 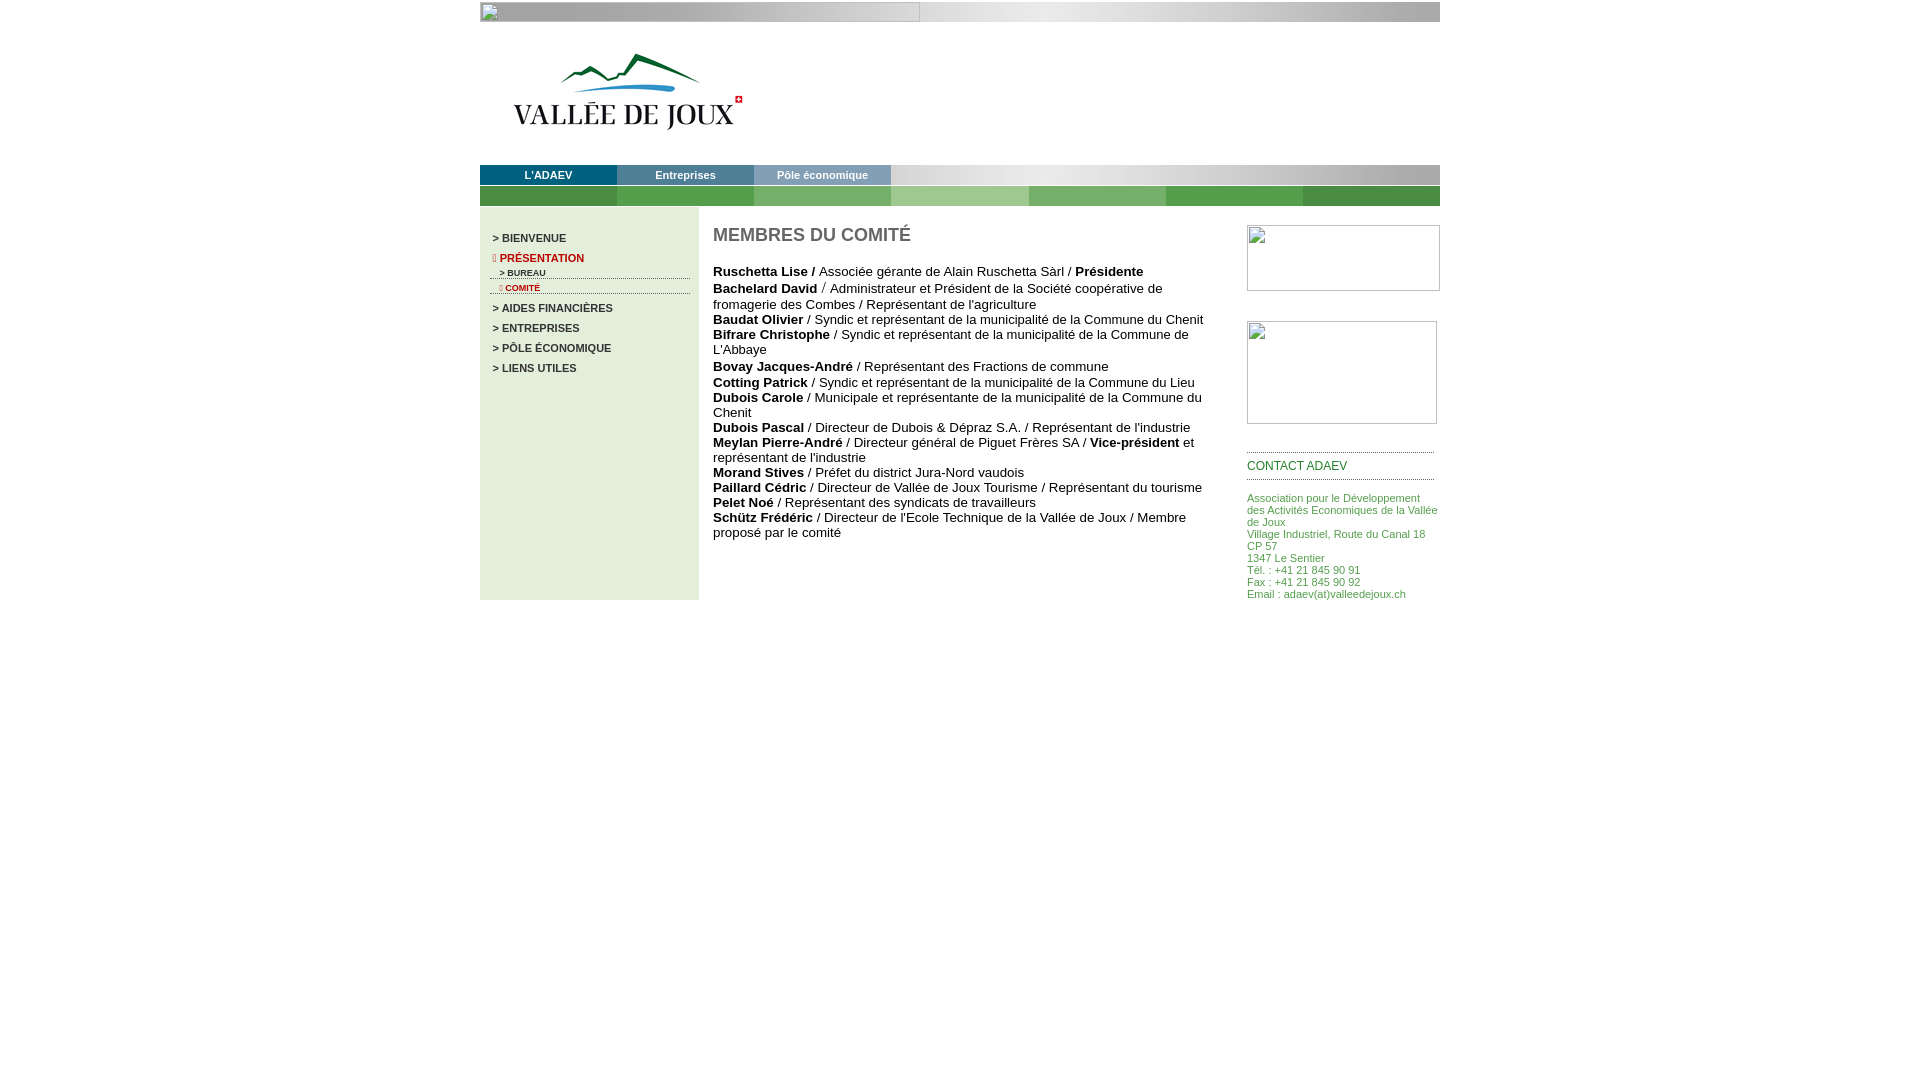 What do you see at coordinates (518, 273) in the screenshot?
I see `'    > BUREAU'` at bounding box center [518, 273].